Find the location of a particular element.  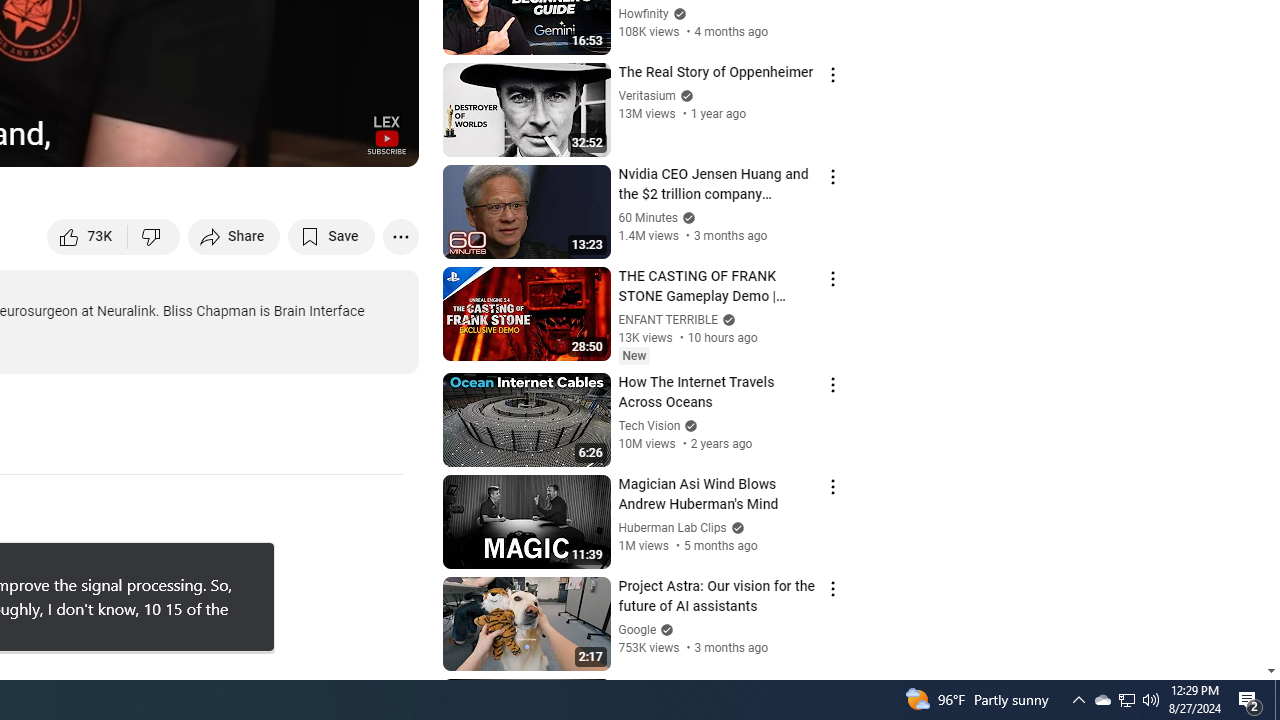

'Verified' is located at coordinates (664, 628).